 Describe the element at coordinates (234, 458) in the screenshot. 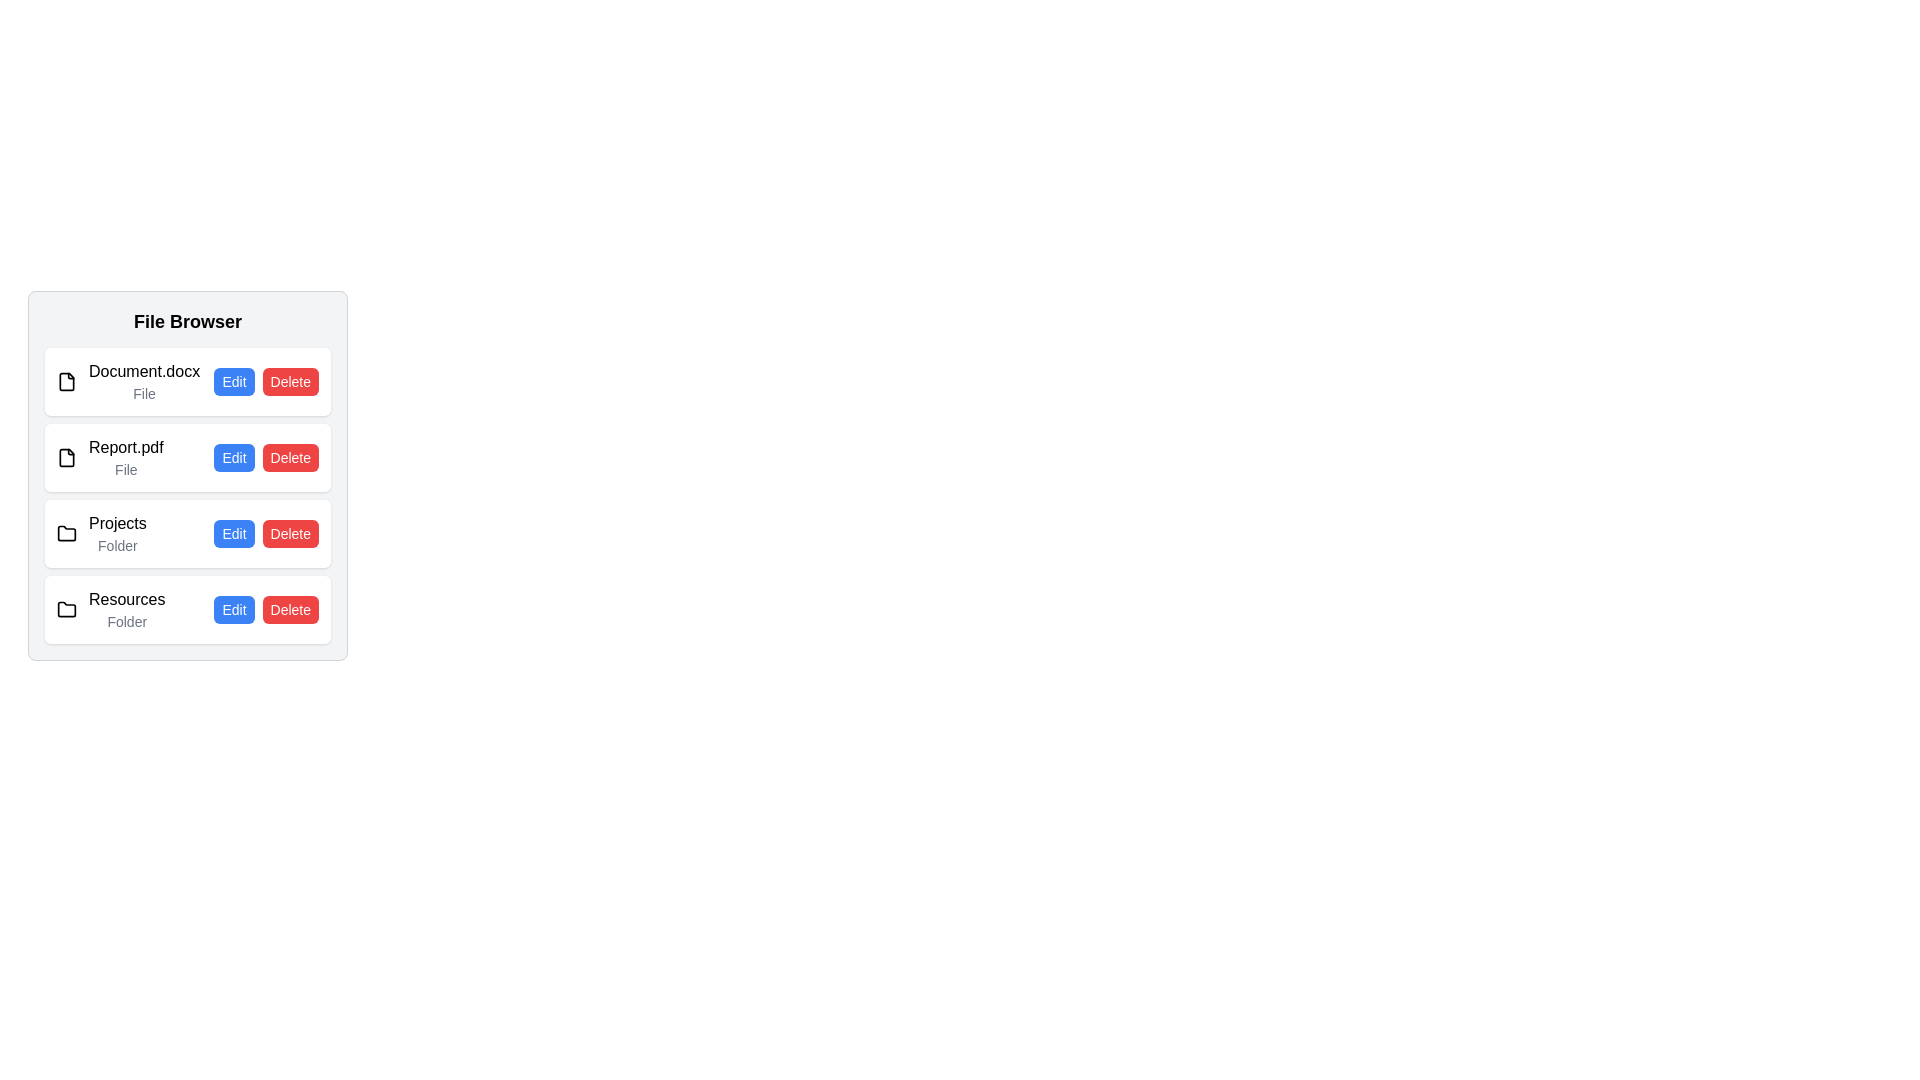

I see `'Edit' button for the specified file or folder Report.pdf` at that location.